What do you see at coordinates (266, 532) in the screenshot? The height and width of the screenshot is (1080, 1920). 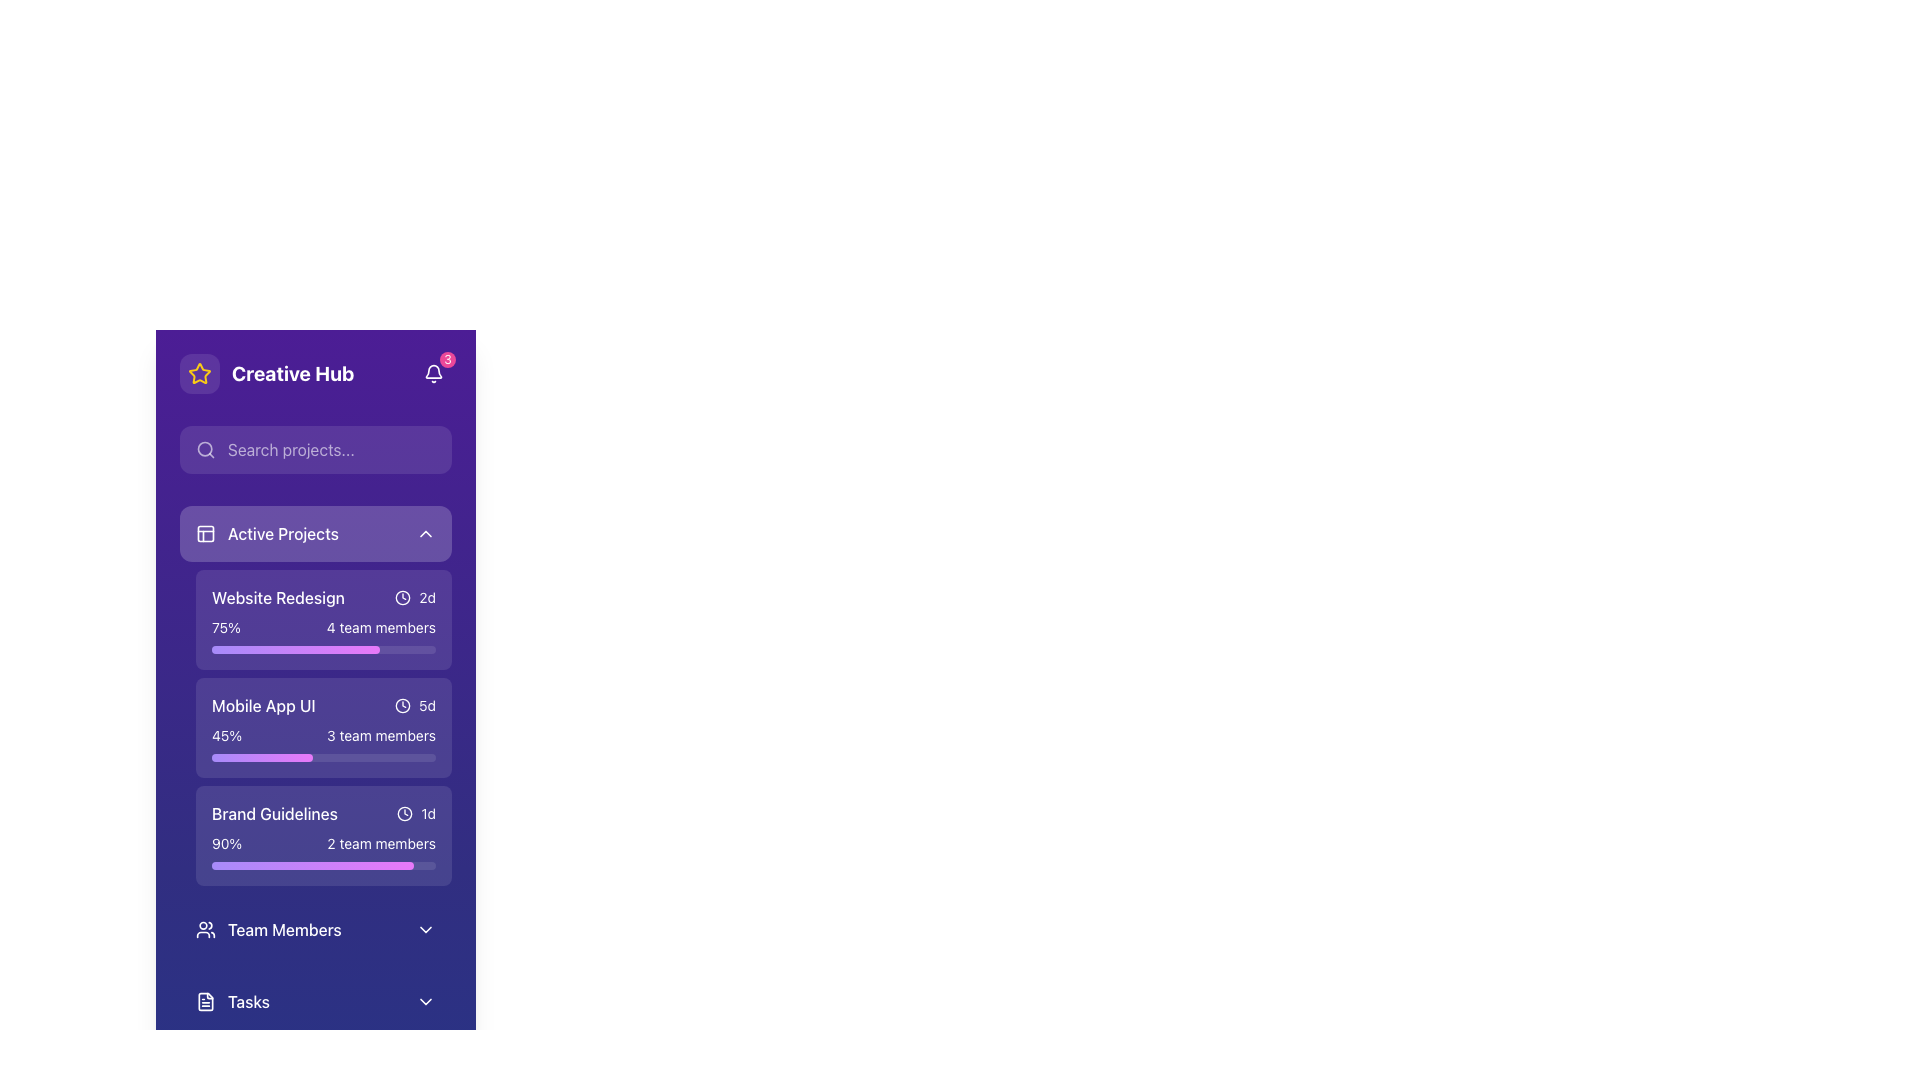 I see `the labeled category header for active projects in the sidebar` at bounding box center [266, 532].